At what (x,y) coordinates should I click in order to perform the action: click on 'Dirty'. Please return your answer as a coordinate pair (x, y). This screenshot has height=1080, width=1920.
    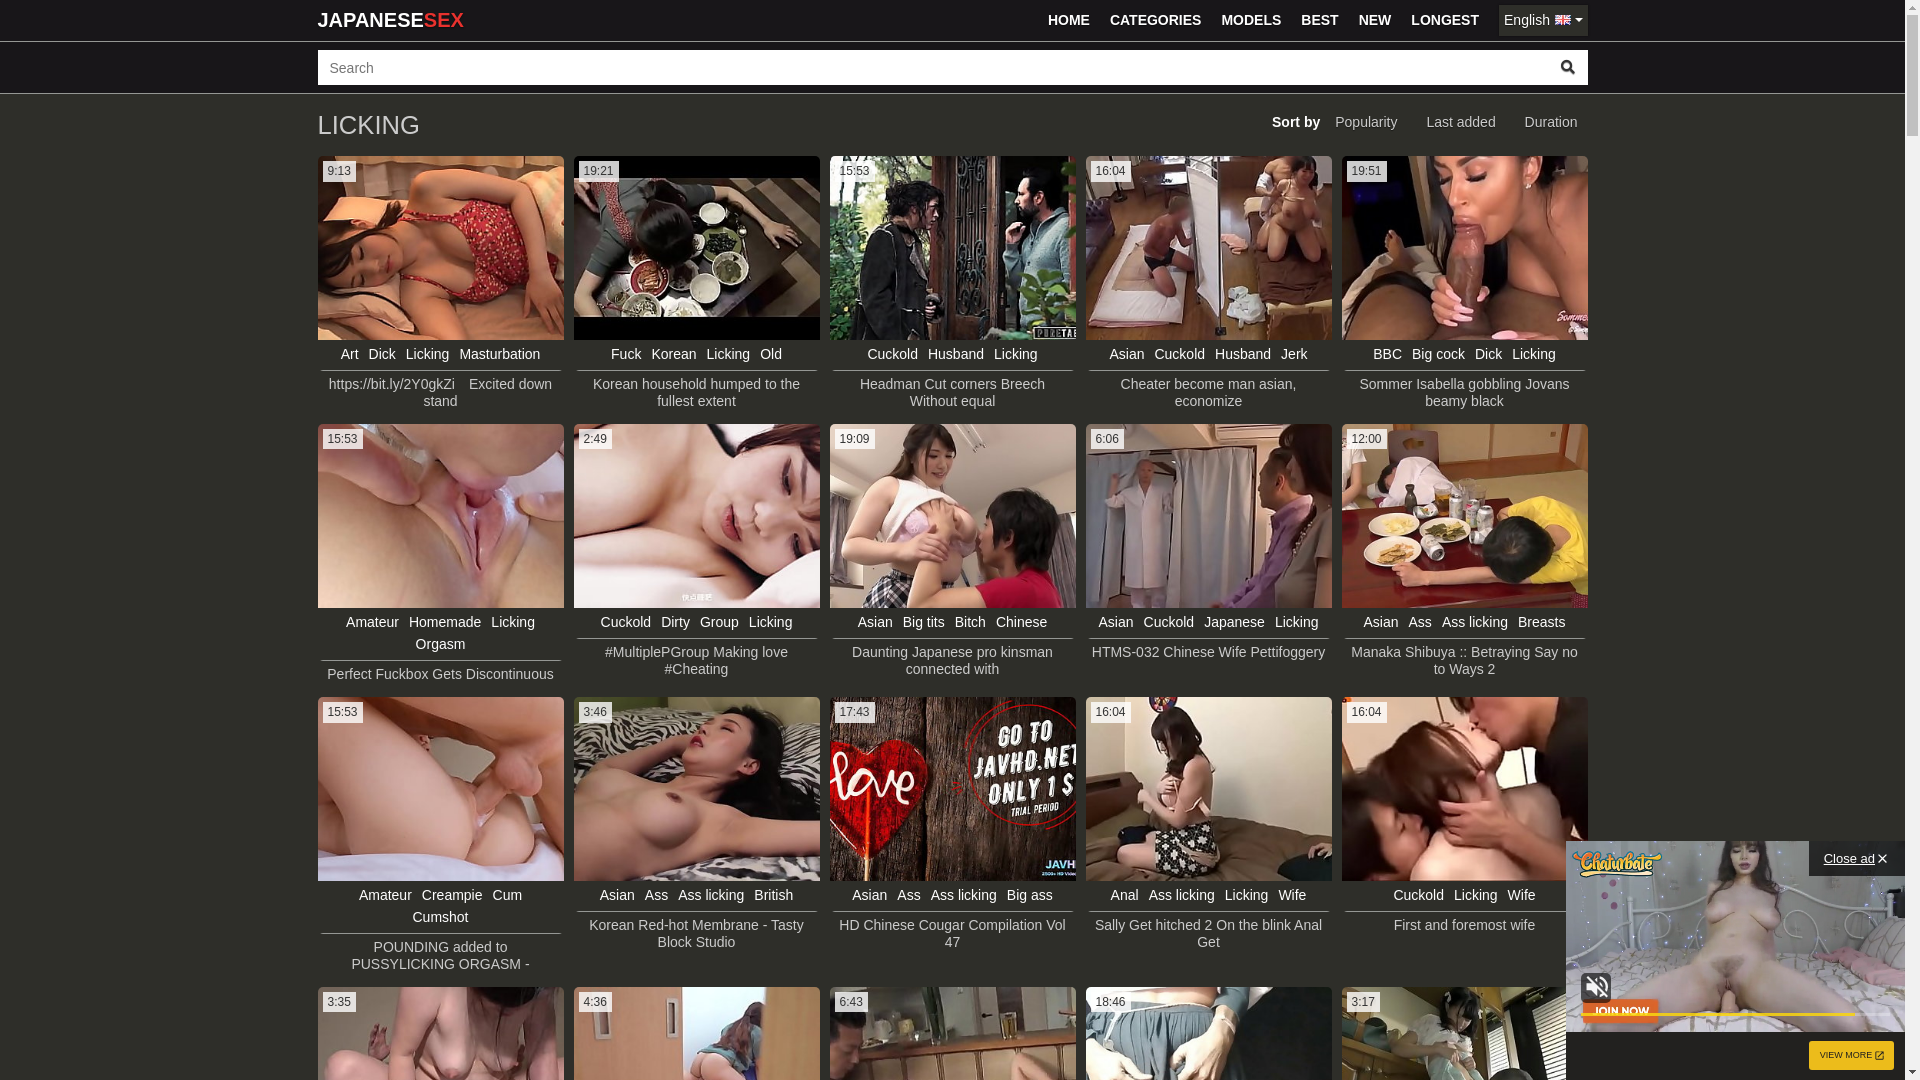
    Looking at the image, I should click on (675, 620).